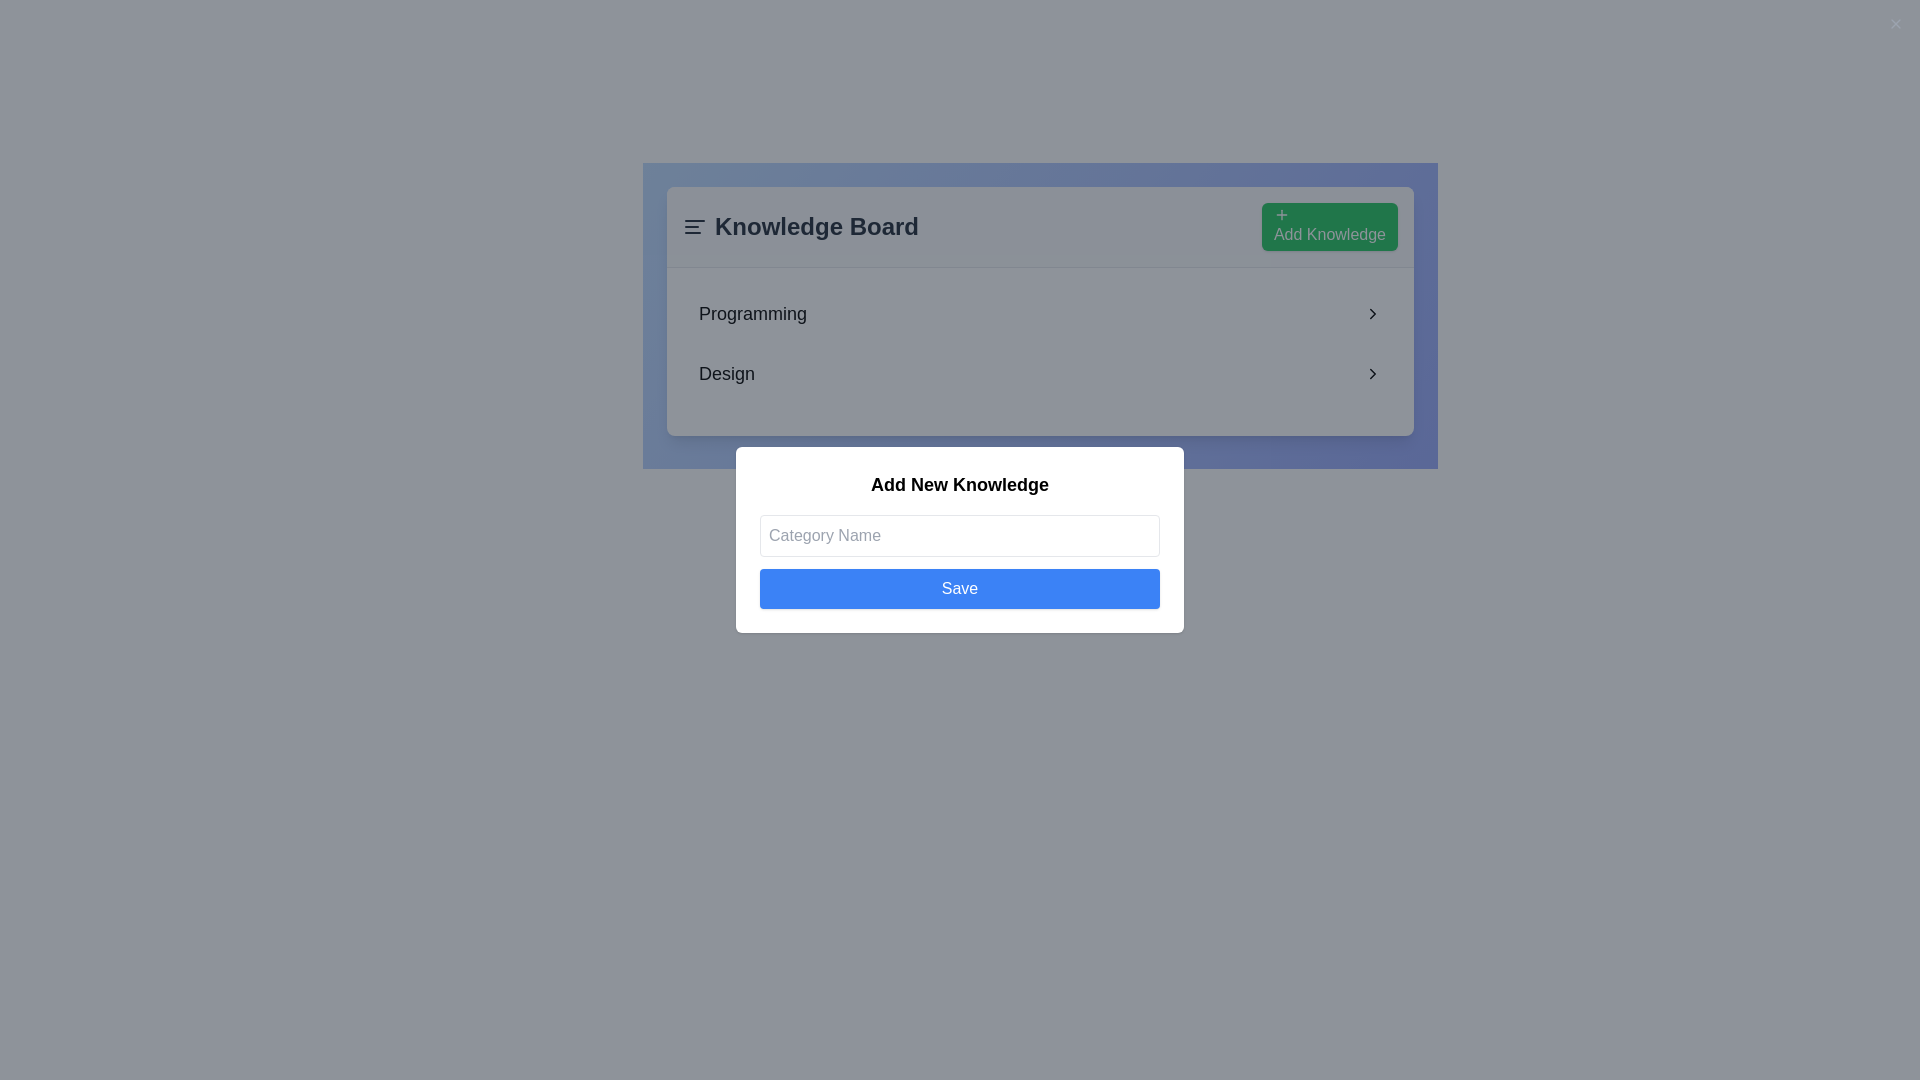 The width and height of the screenshot is (1920, 1080). I want to click on the Hamburger Menu icon located in the top-left corner of the 'Knowledge Board' panel, so click(695, 226).